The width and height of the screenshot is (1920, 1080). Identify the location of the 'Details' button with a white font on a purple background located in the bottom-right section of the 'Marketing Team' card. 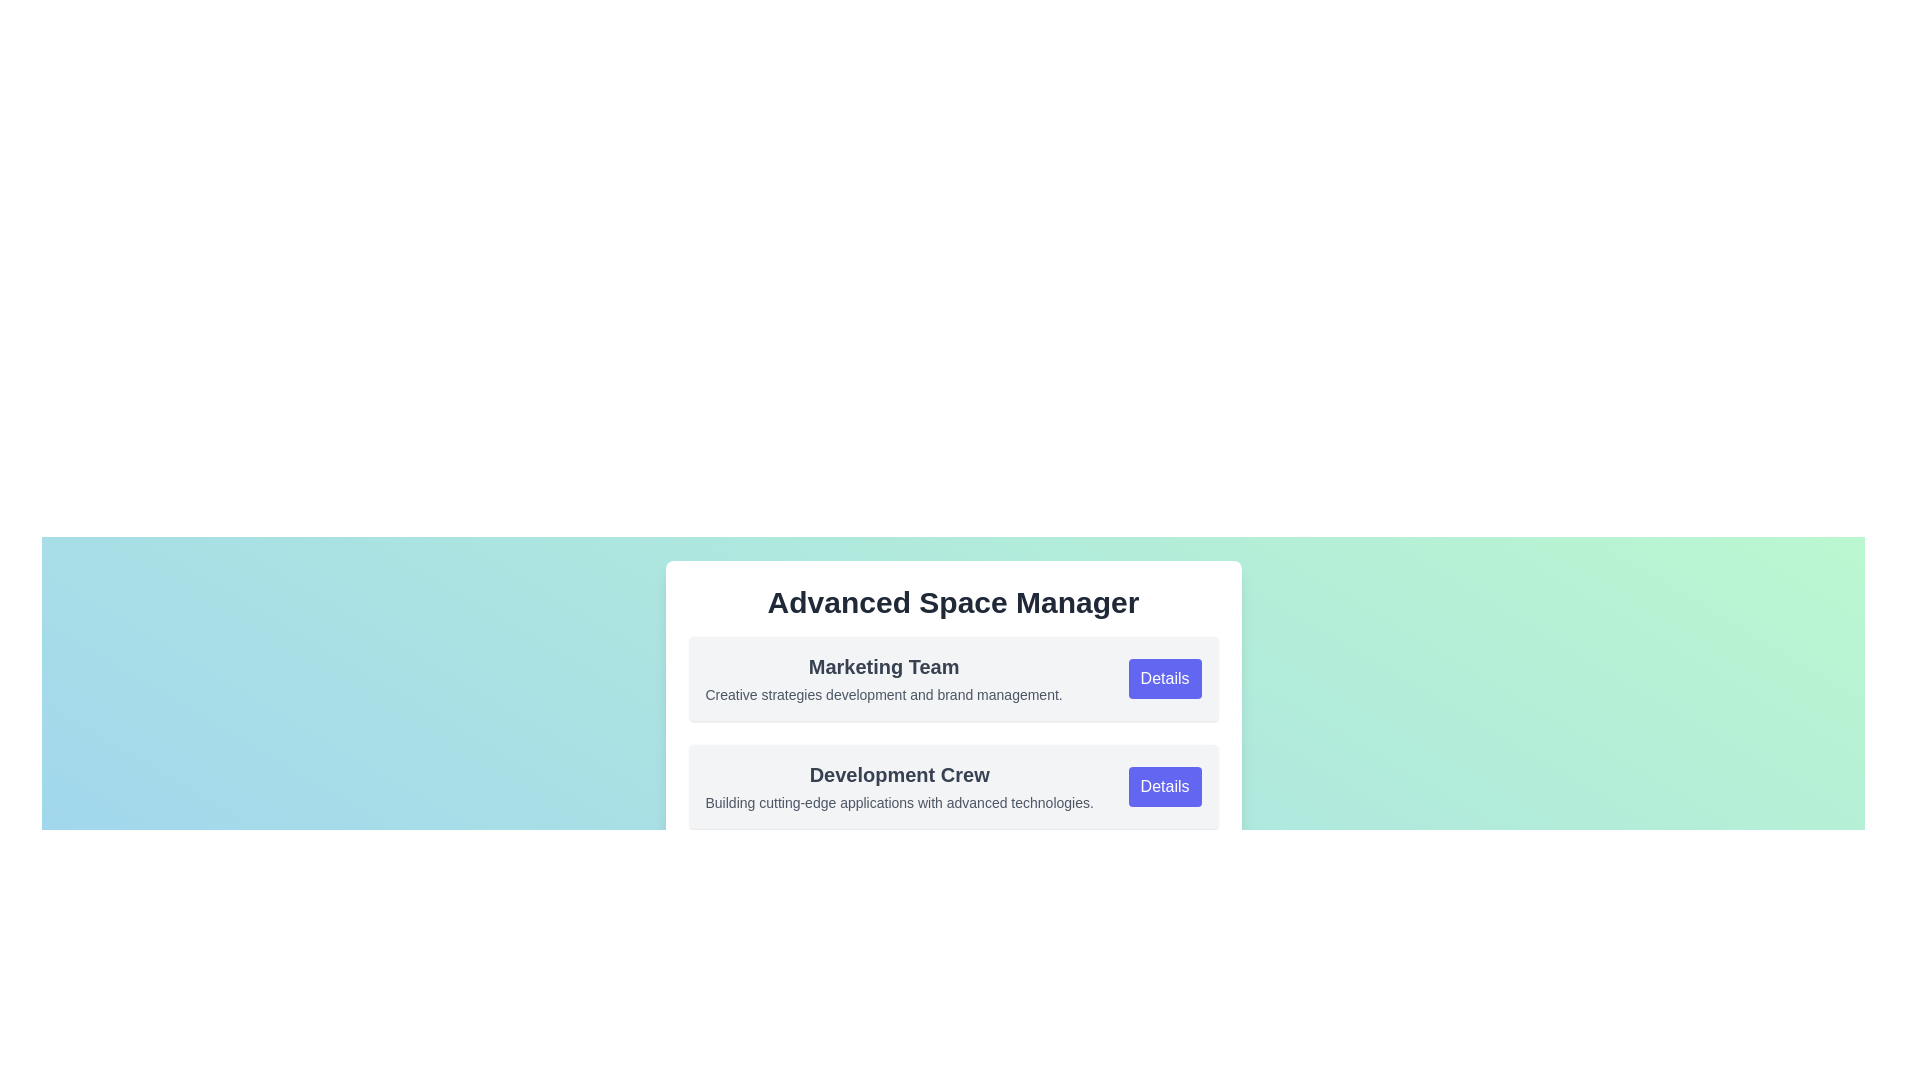
(1165, 677).